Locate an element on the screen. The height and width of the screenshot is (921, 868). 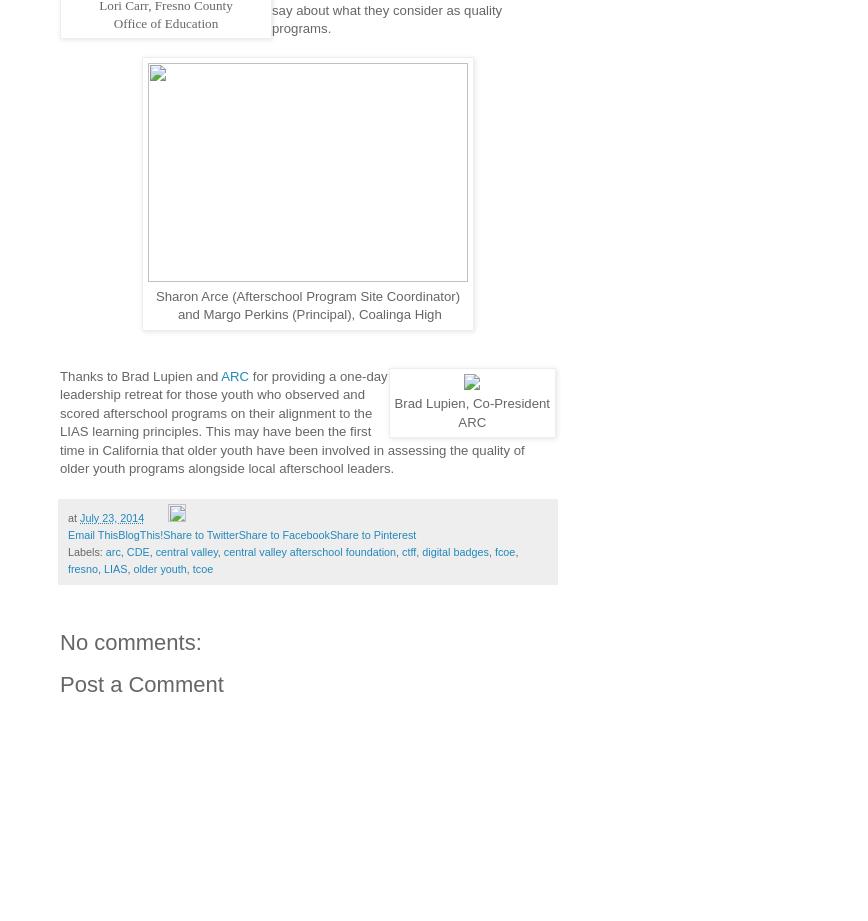
'arc' is located at coordinates (112, 550).